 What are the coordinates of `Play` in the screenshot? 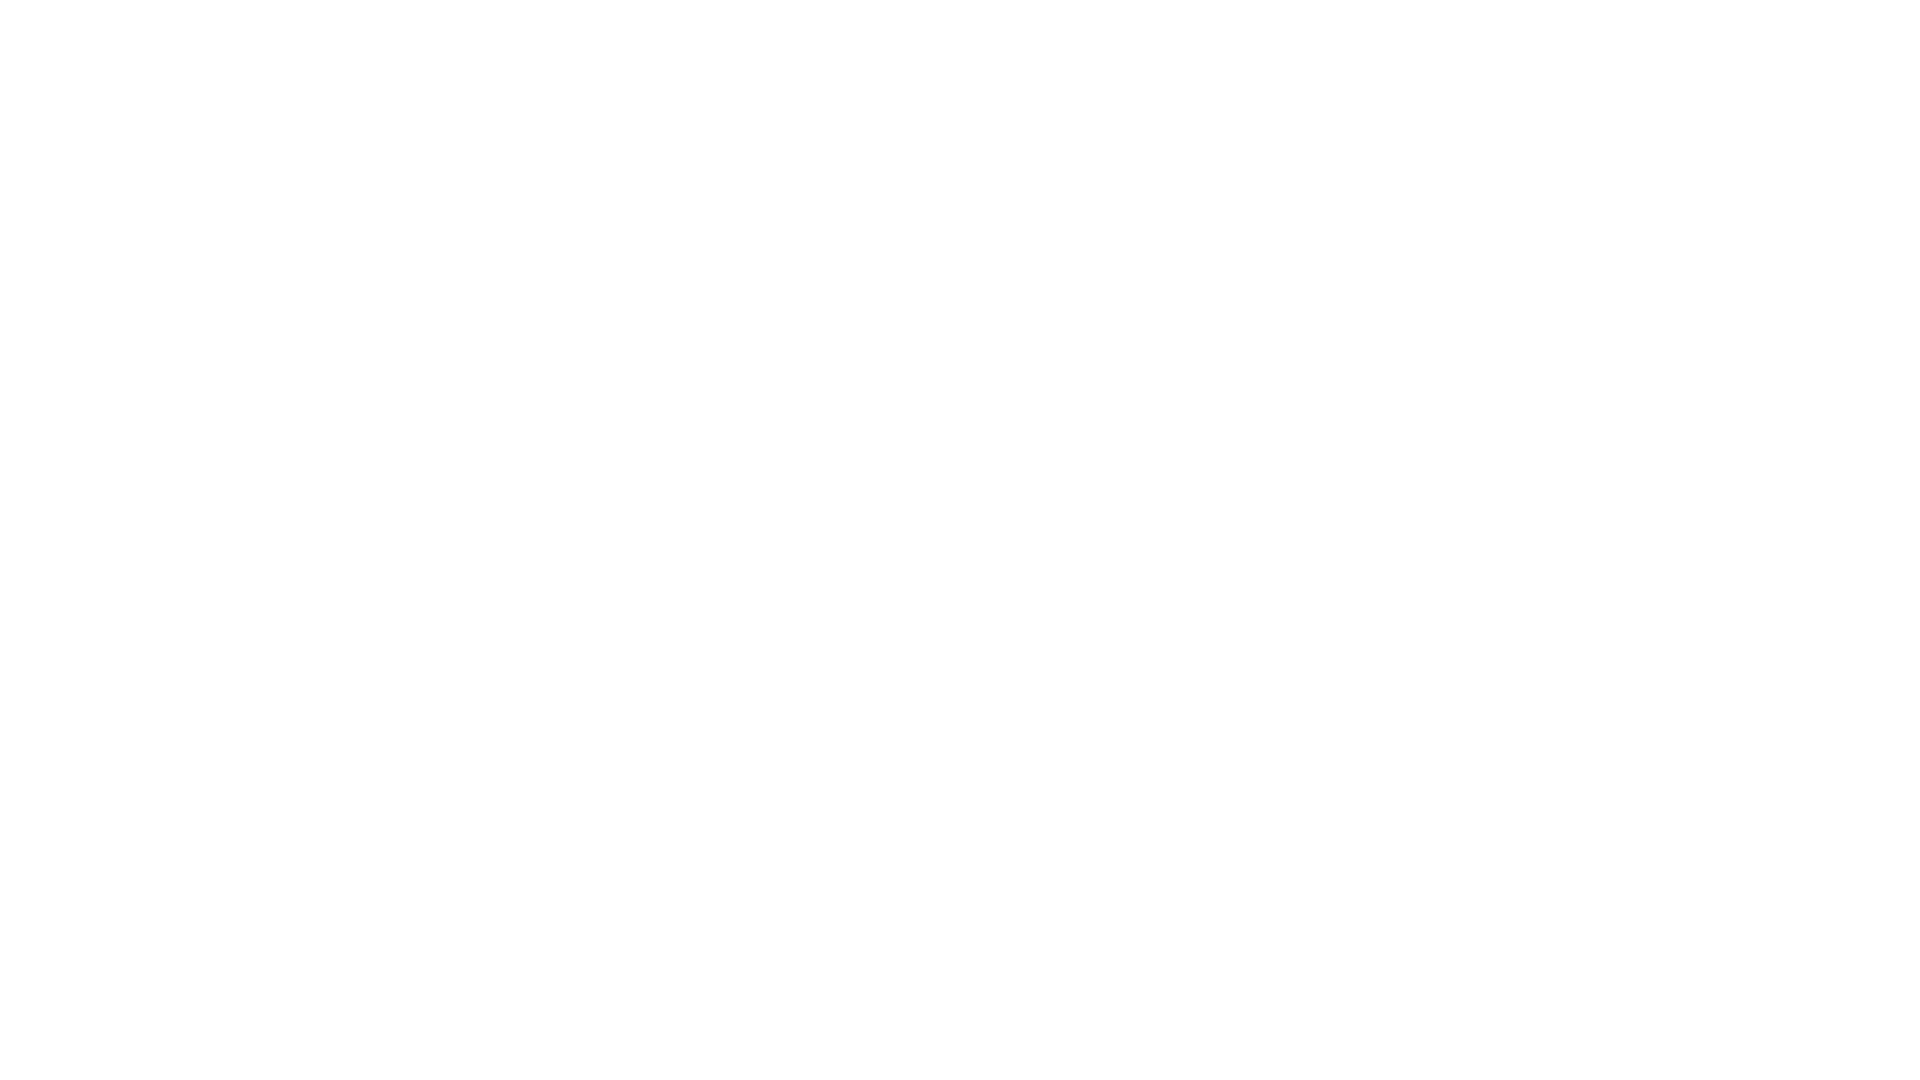 It's located at (863, 753).